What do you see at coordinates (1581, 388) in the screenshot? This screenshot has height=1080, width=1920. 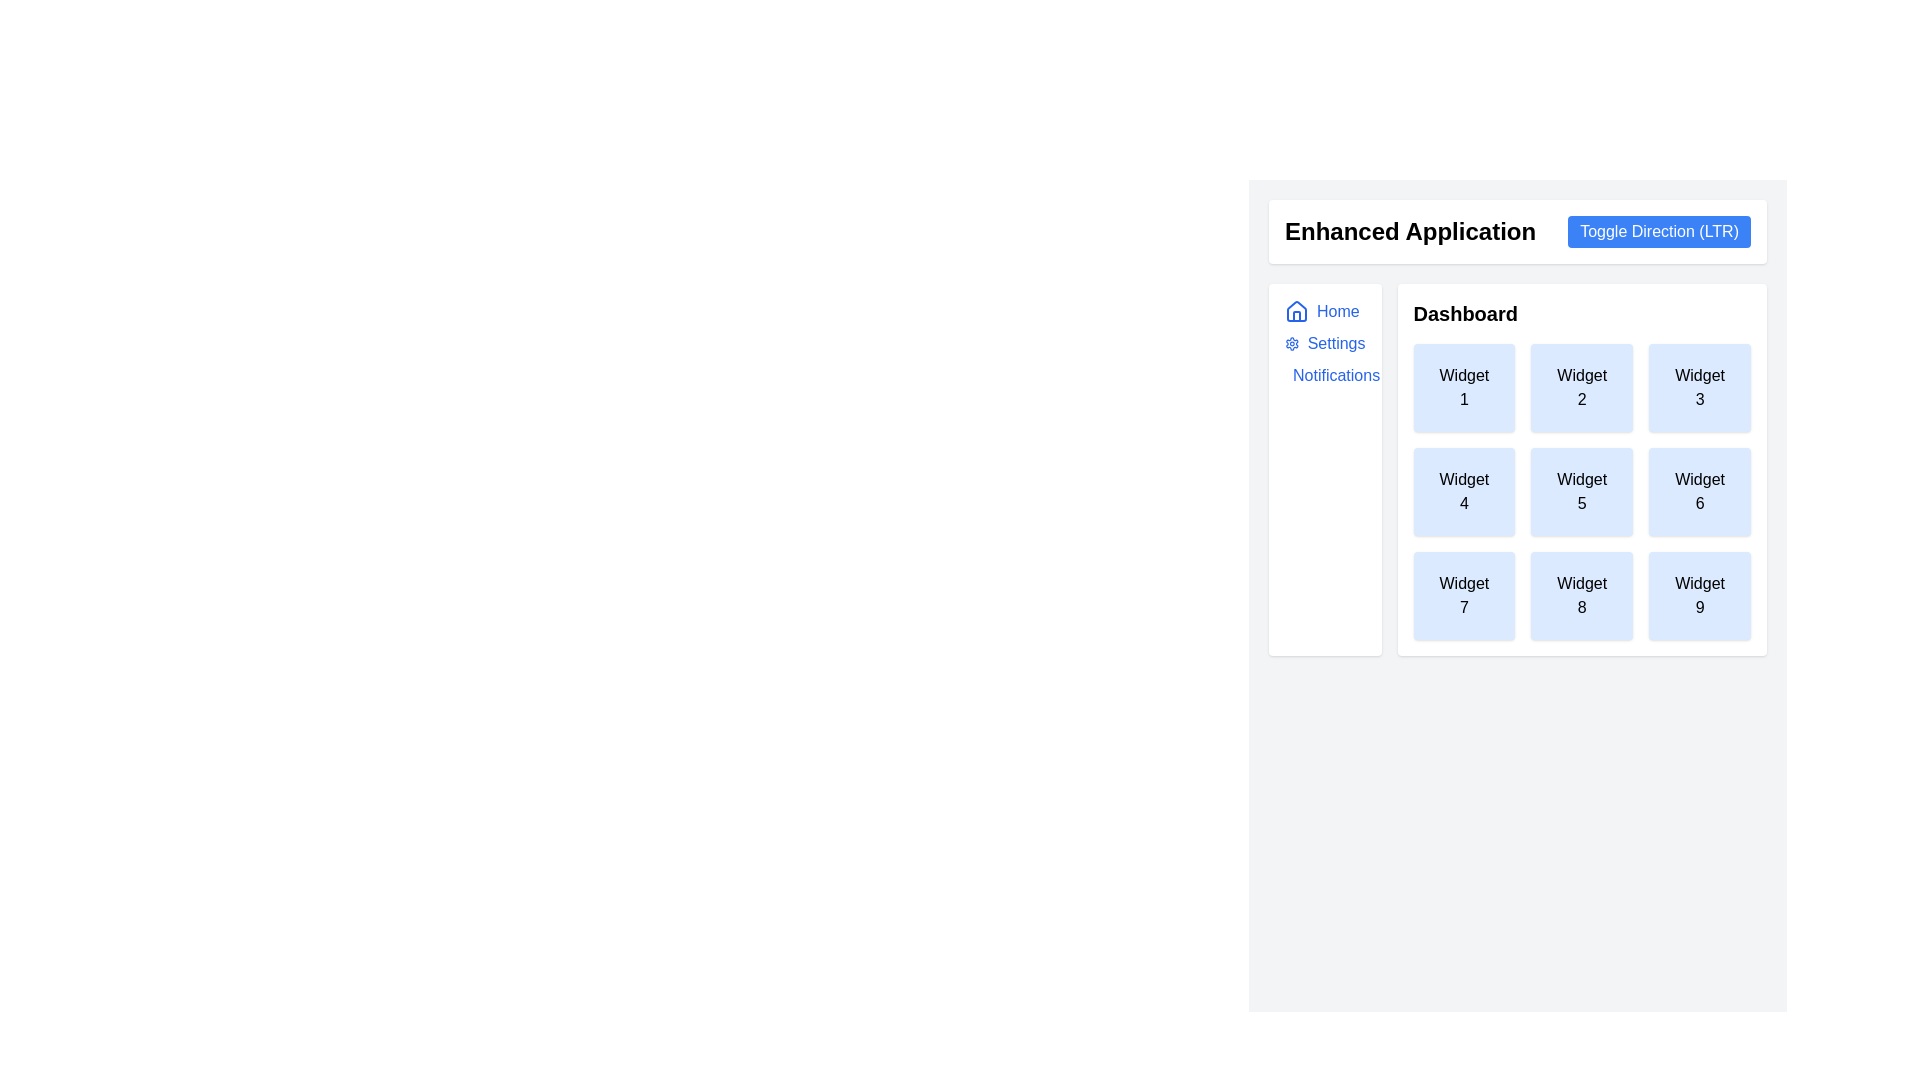 I see `the Static display widget labeled 'Widget 2', which has a light blue background and is located at the center of the second column in the top row of a 3x3 grid` at bounding box center [1581, 388].